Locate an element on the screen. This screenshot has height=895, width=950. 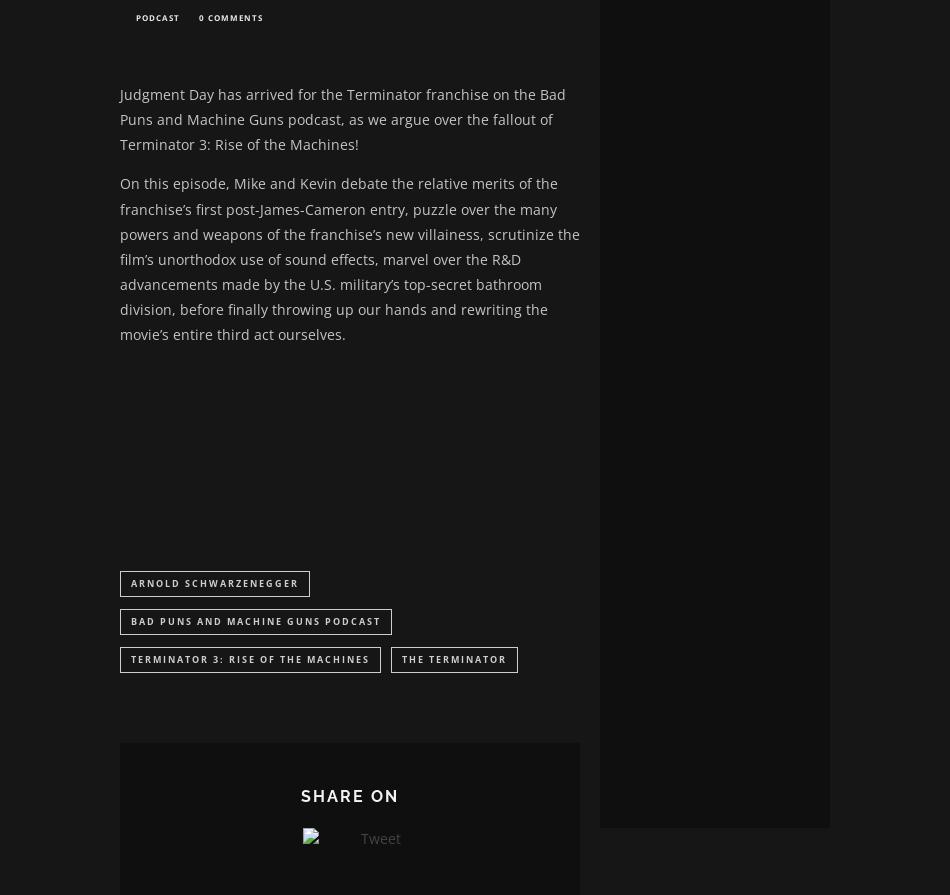
'Bad Puns and Machine Guns Podcast' is located at coordinates (131, 623).